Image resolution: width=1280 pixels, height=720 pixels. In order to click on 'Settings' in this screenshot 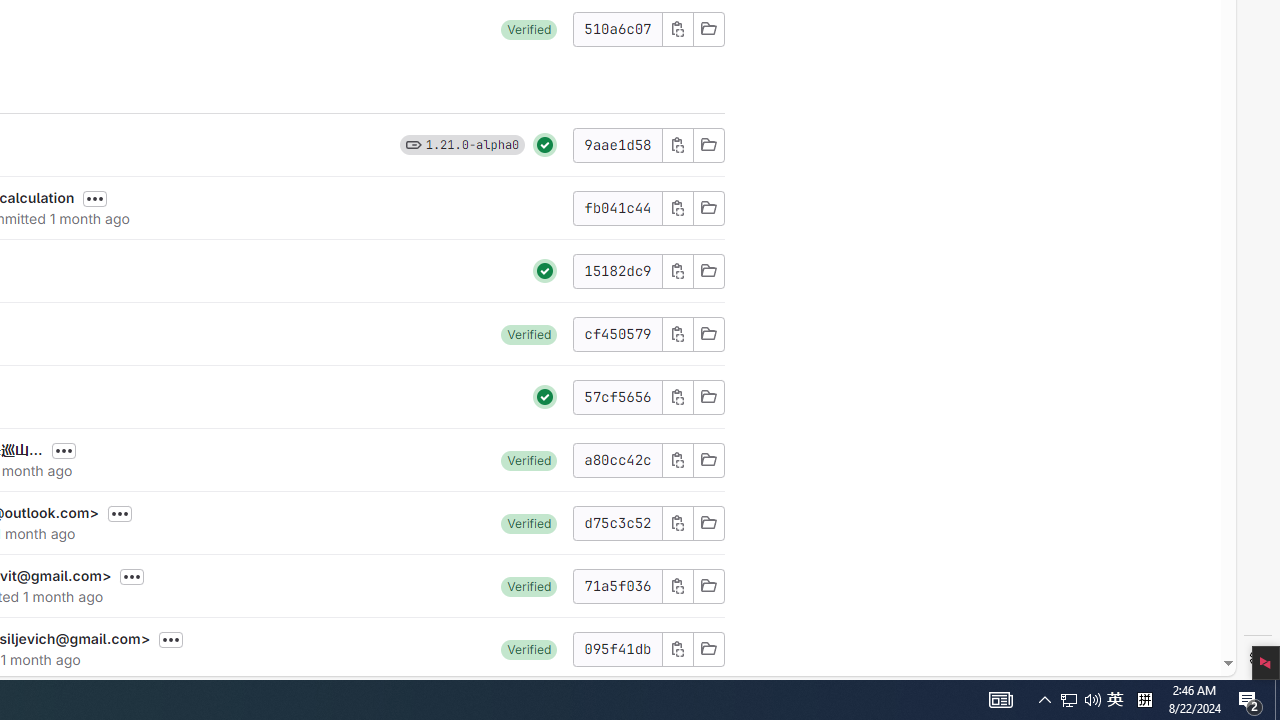, I will do `click(1257, 658)`.